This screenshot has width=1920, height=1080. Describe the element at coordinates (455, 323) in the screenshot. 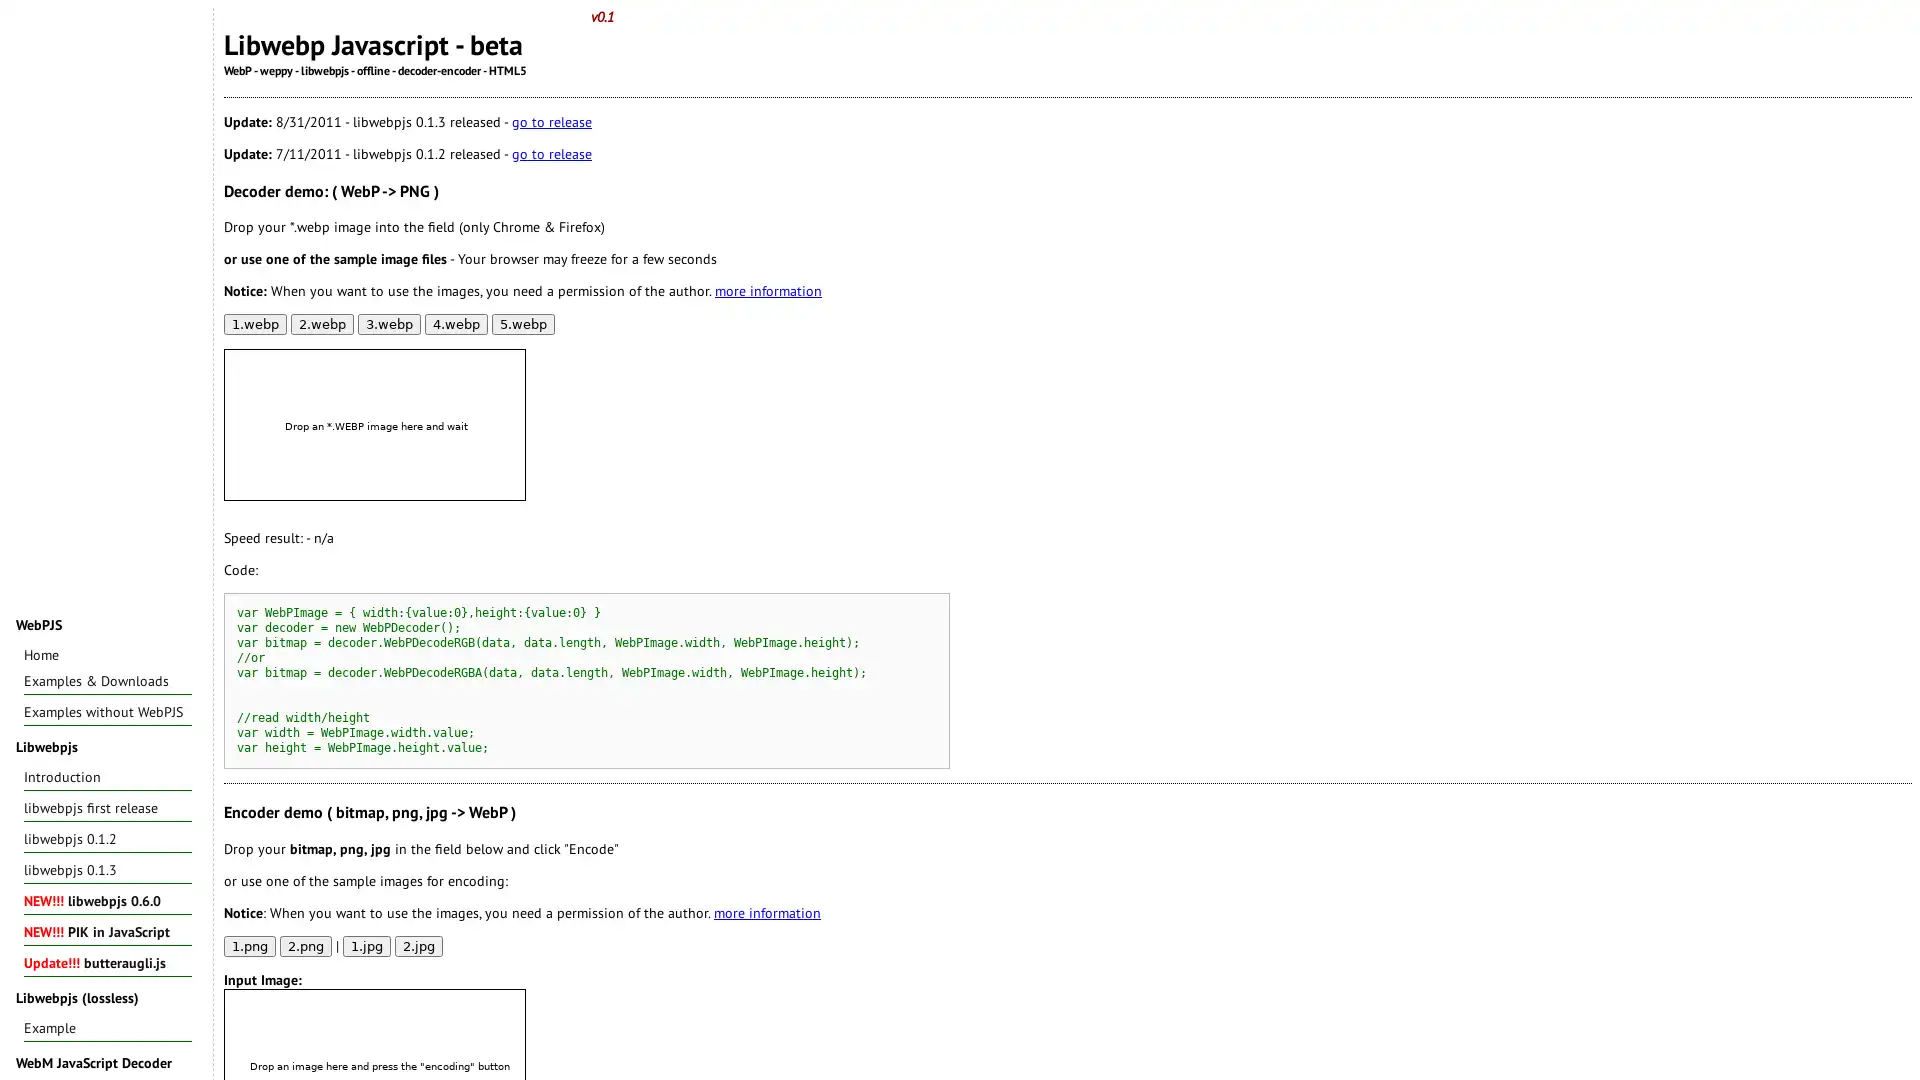

I see `4.webp` at that location.